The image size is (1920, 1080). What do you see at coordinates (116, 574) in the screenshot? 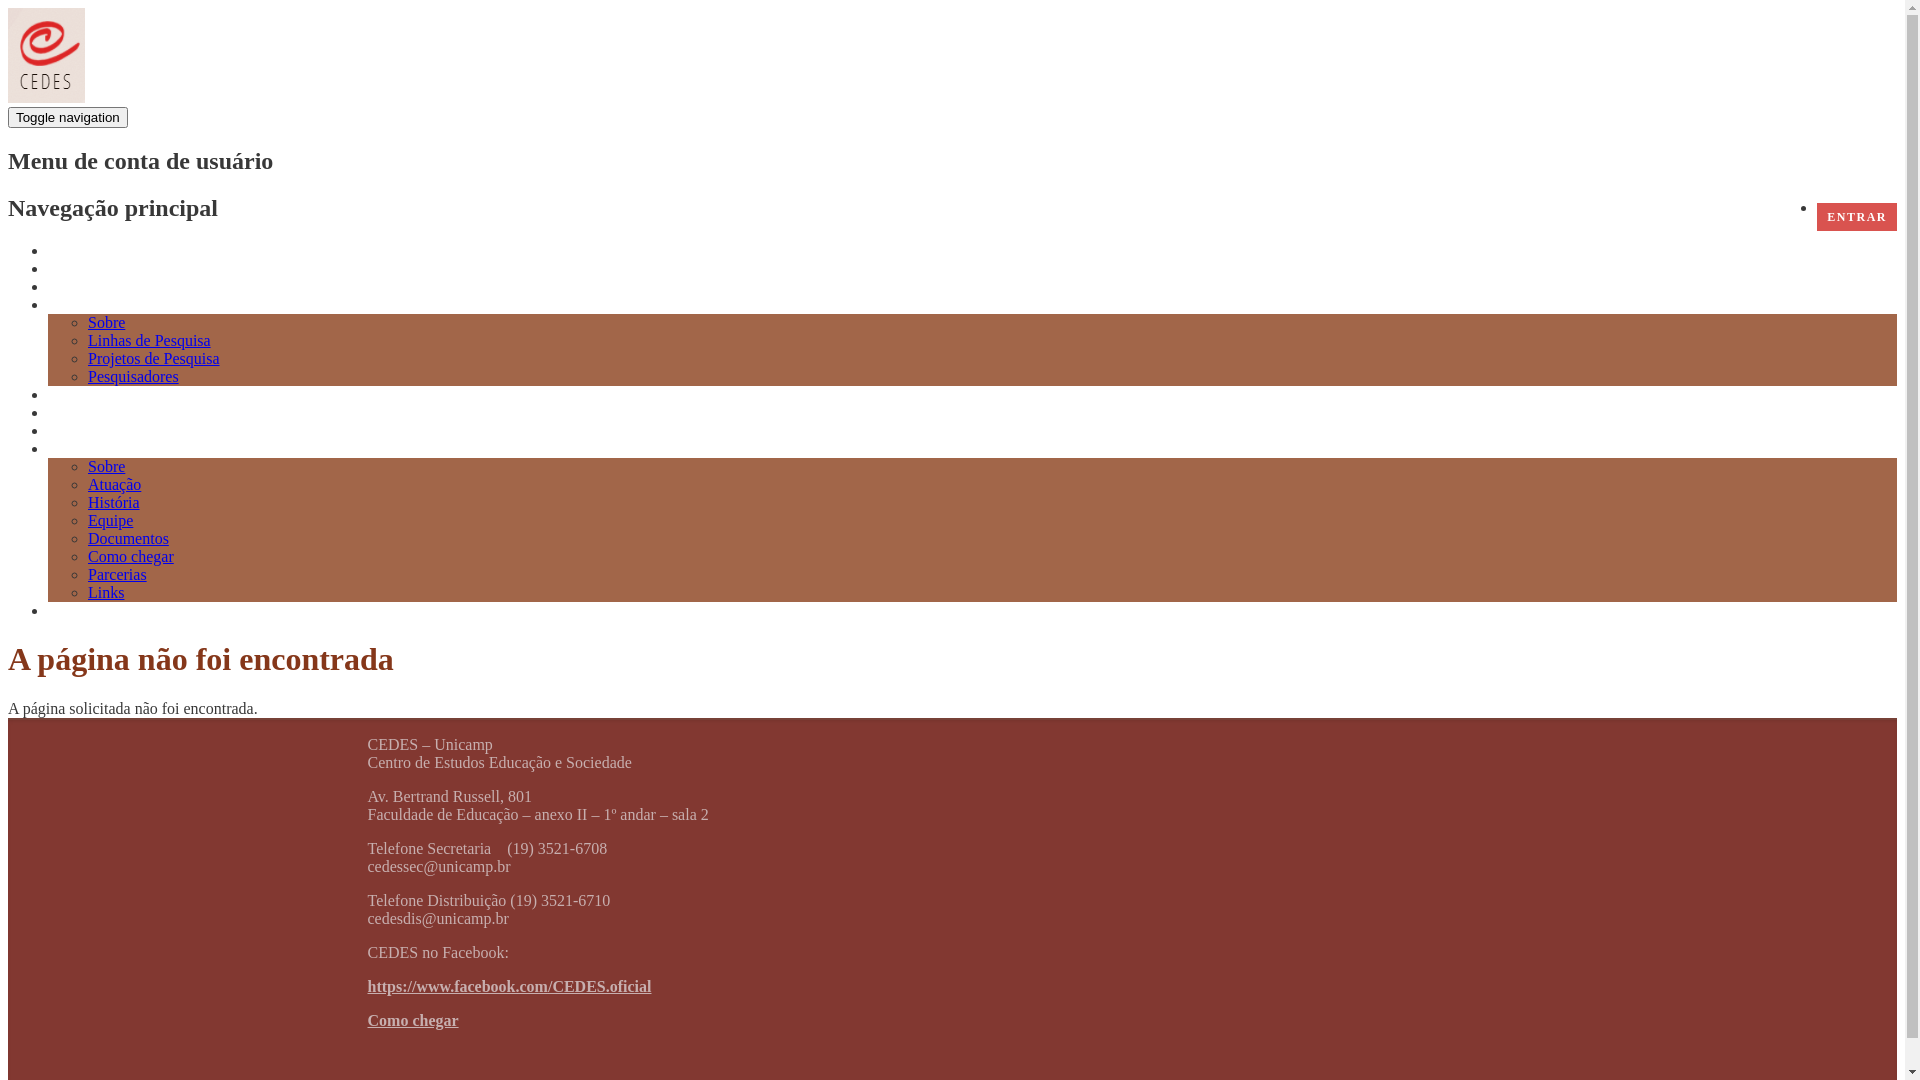
I see `'Parcerias'` at bounding box center [116, 574].